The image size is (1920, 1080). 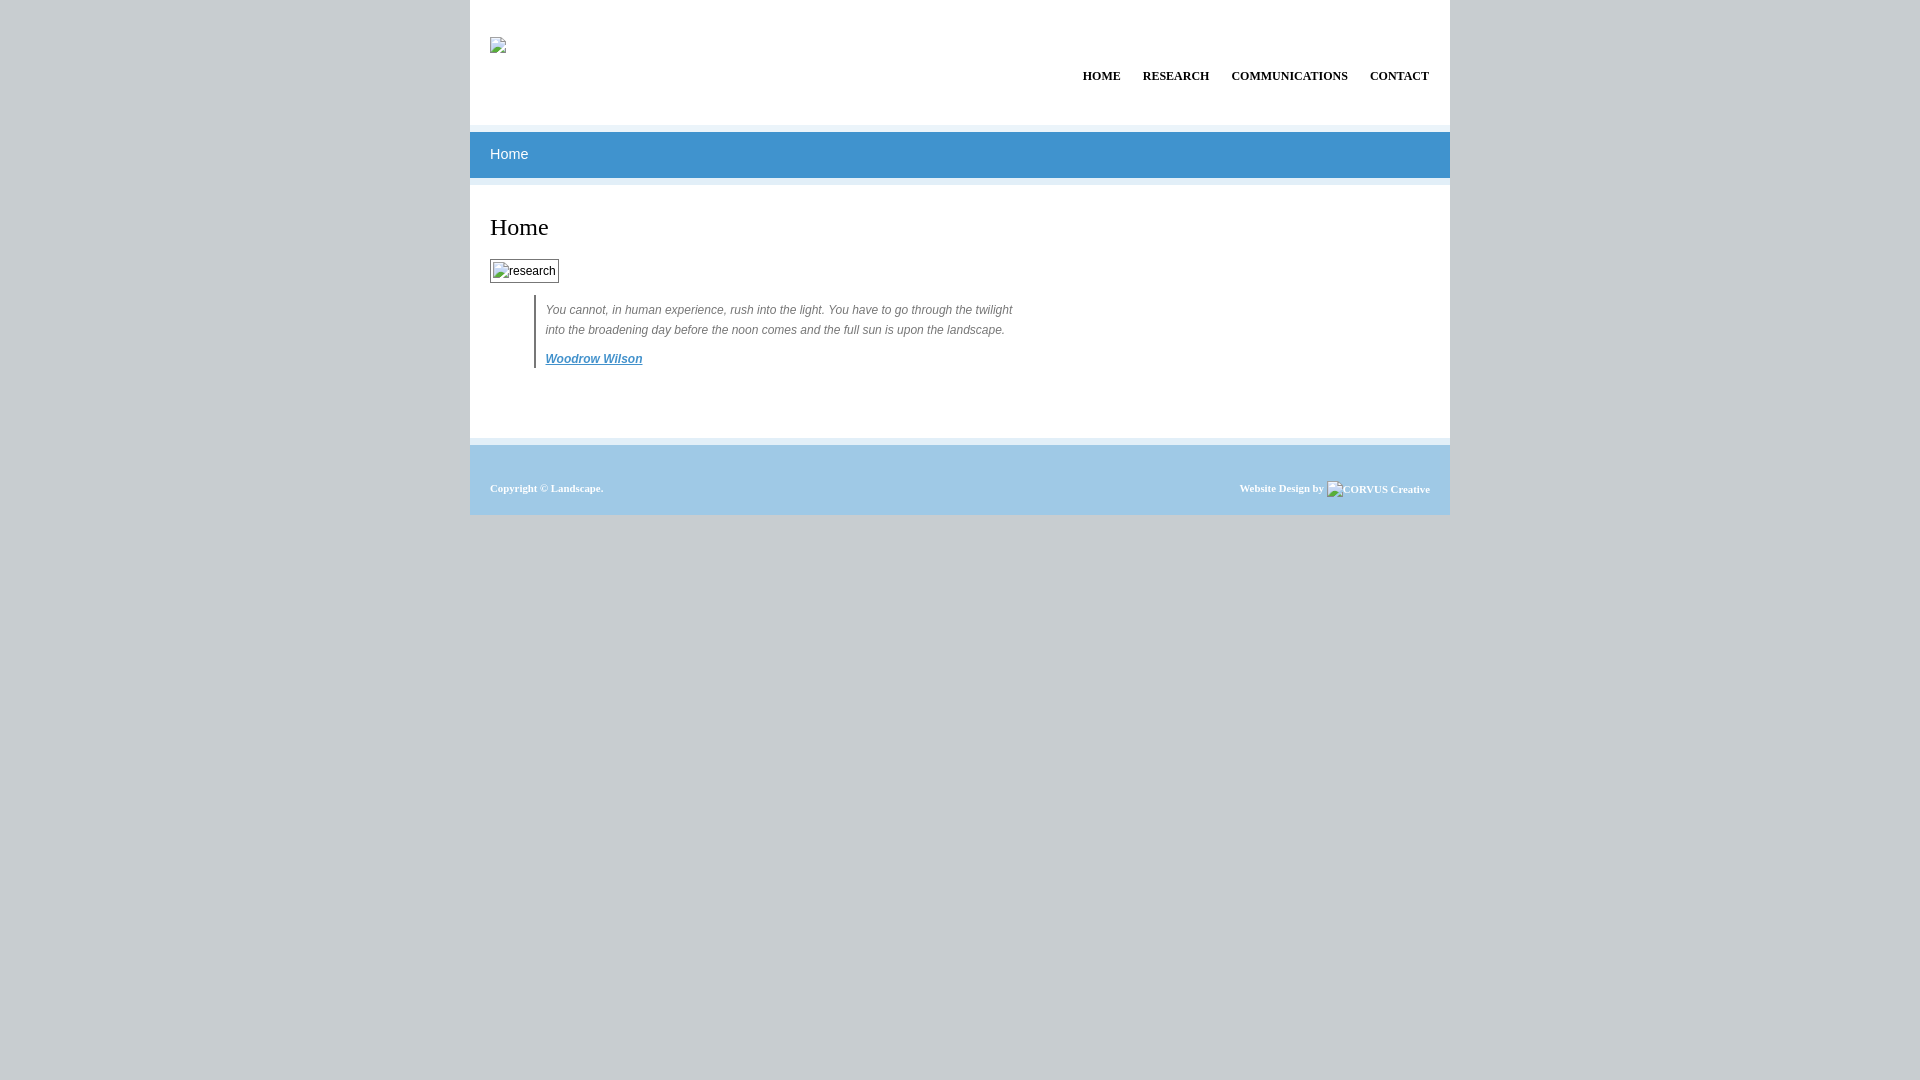 I want to click on 'RESEARCH', so click(x=1176, y=75).